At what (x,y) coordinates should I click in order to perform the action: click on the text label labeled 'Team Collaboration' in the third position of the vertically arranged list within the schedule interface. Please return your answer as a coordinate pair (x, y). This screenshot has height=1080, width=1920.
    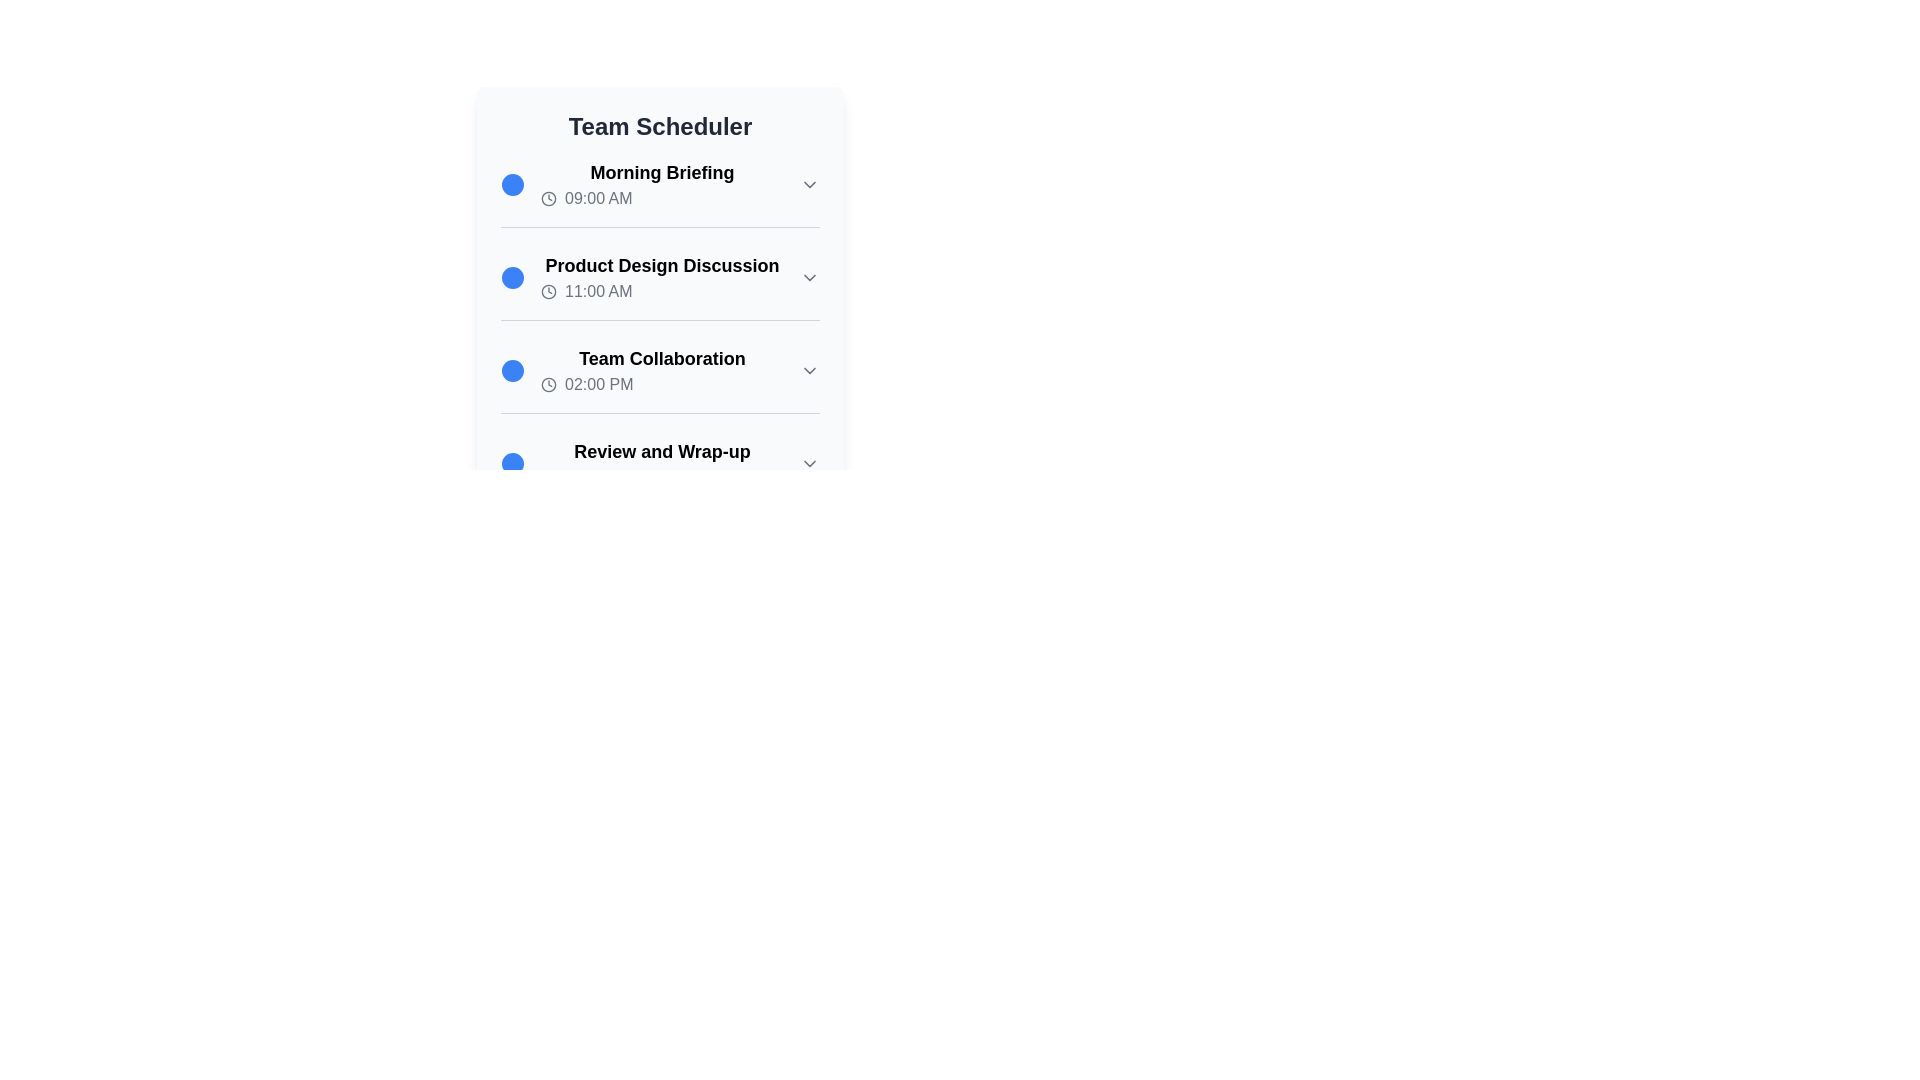
    Looking at the image, I should click on (662, 357).